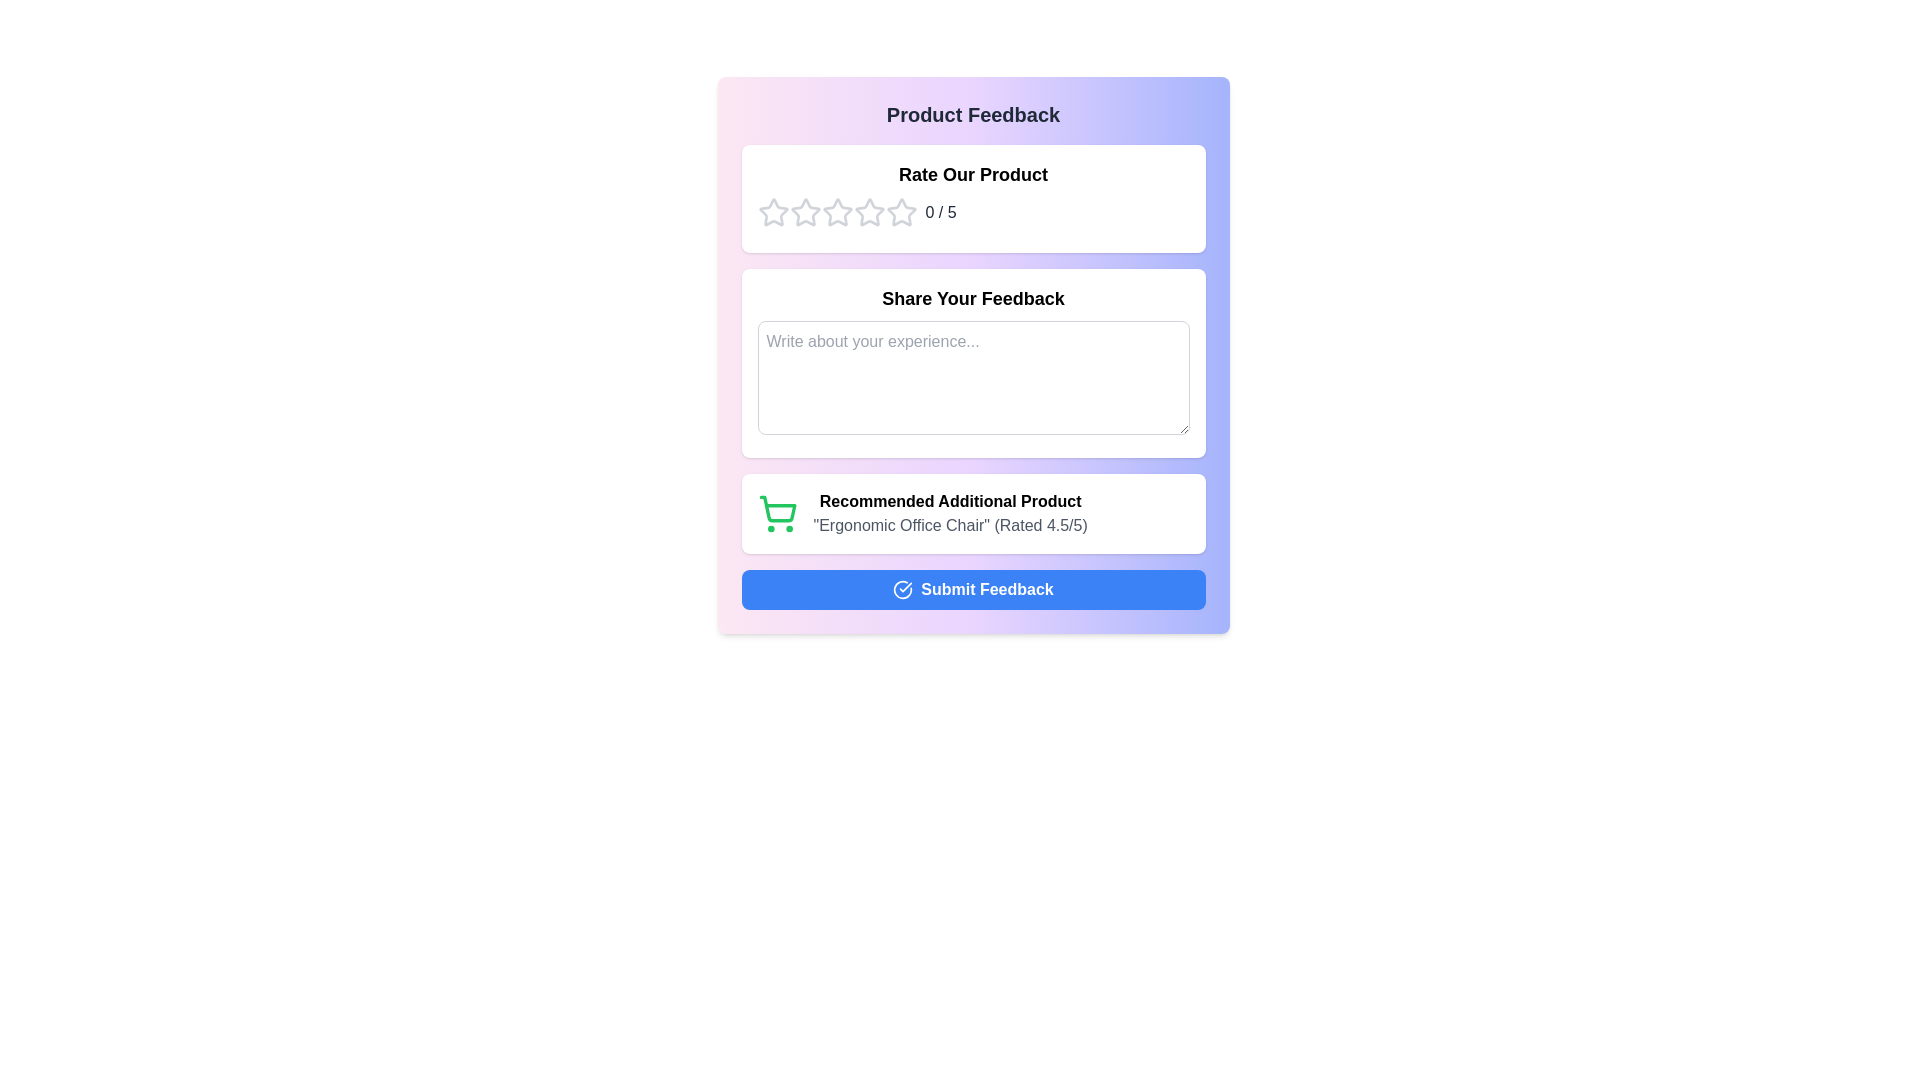  I want to click on the first interactive rating star icon in the rating widget under the 'Rate Our Product' section, so click(772, 212).